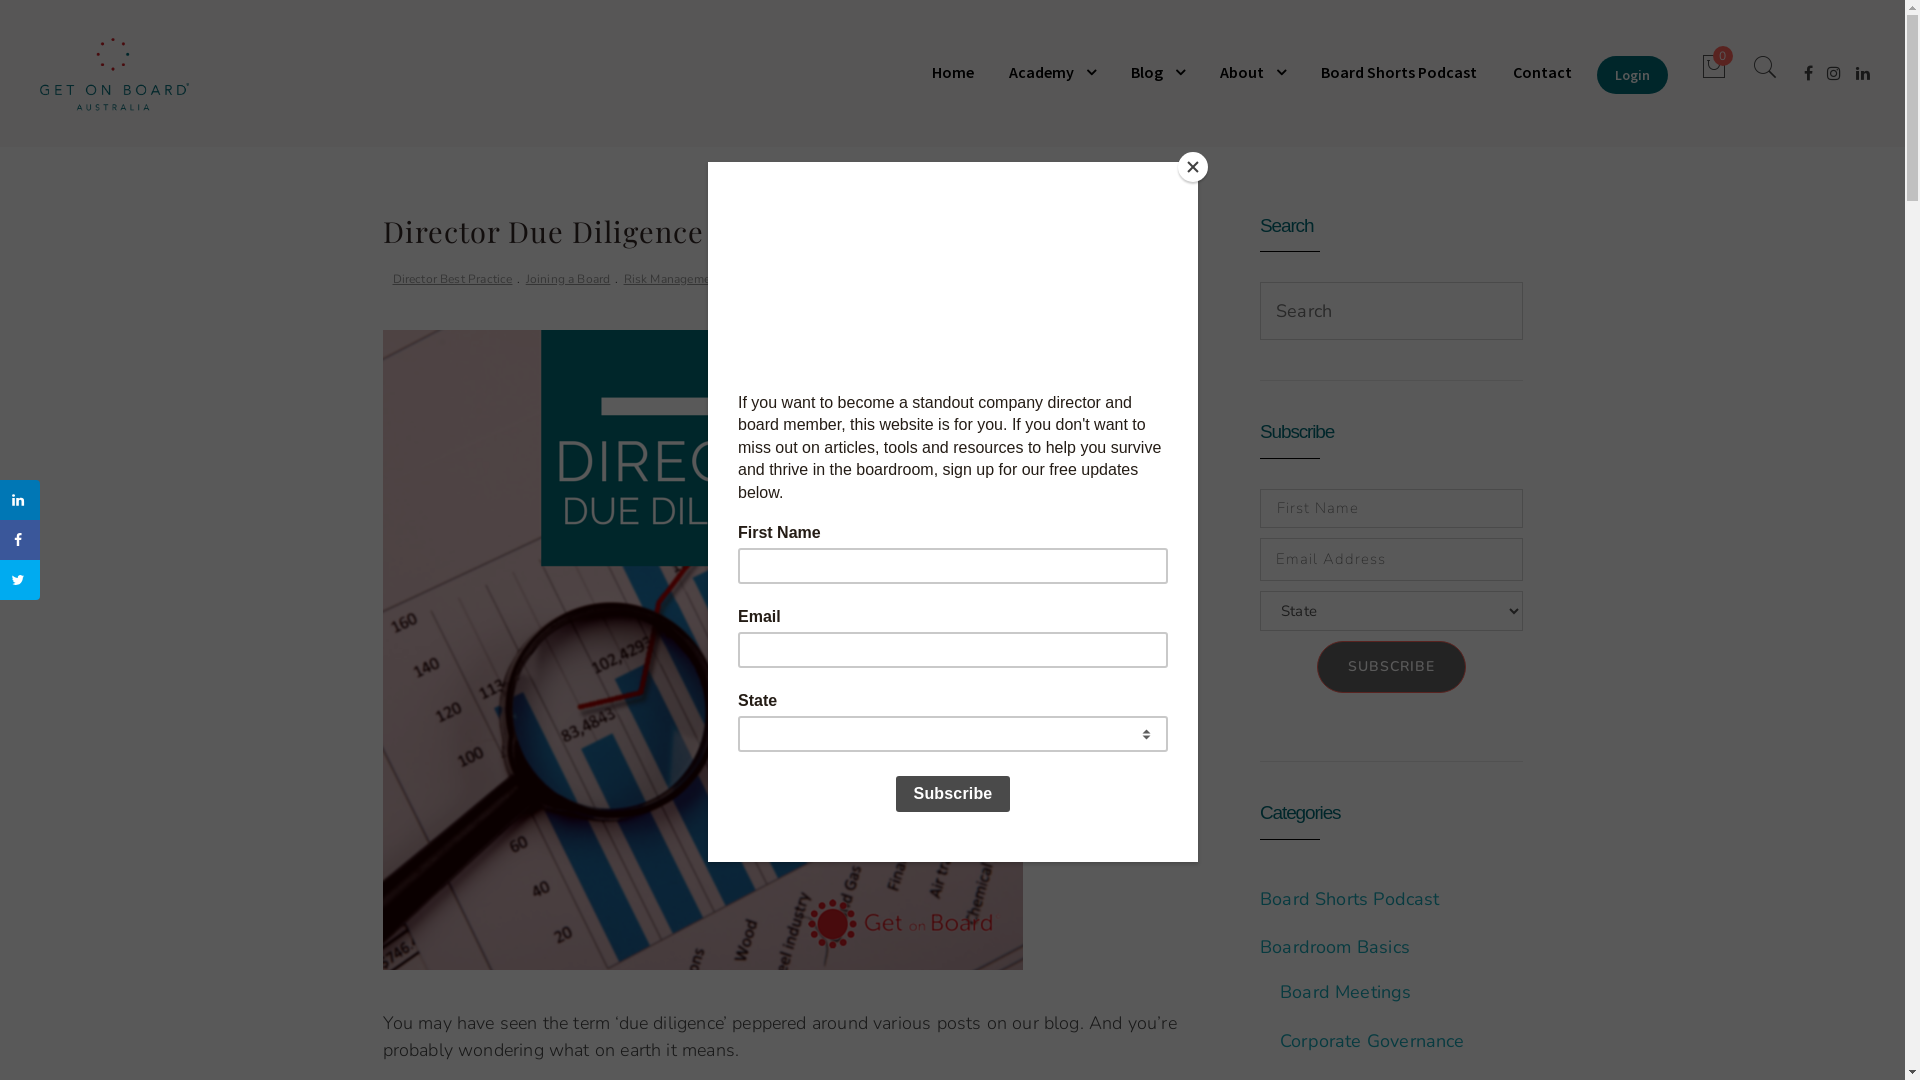  Describe the element at coordinates (19, 579) in the screenshot. I see `'Share on Twitter'` at that location.